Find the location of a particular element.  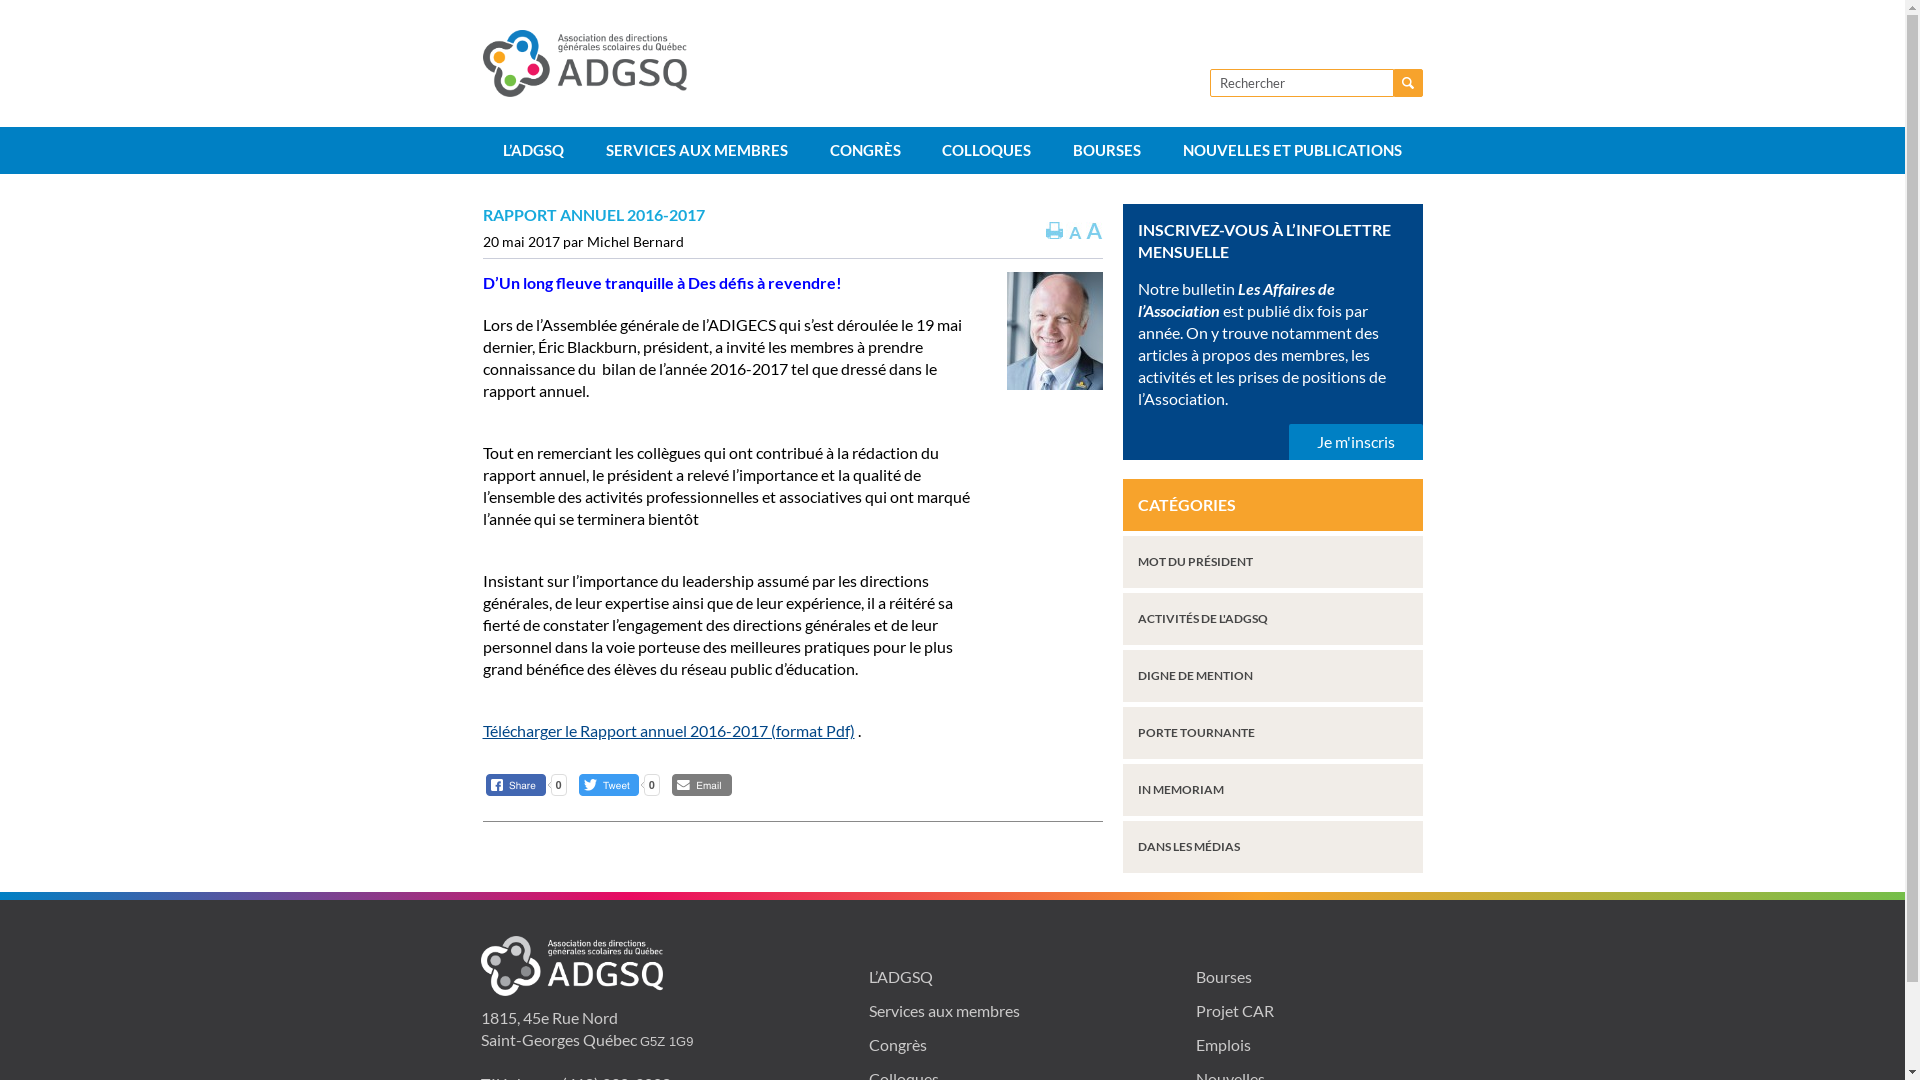

'SERVICES AUX MEMBRES' is located at coordinates (696, 149).